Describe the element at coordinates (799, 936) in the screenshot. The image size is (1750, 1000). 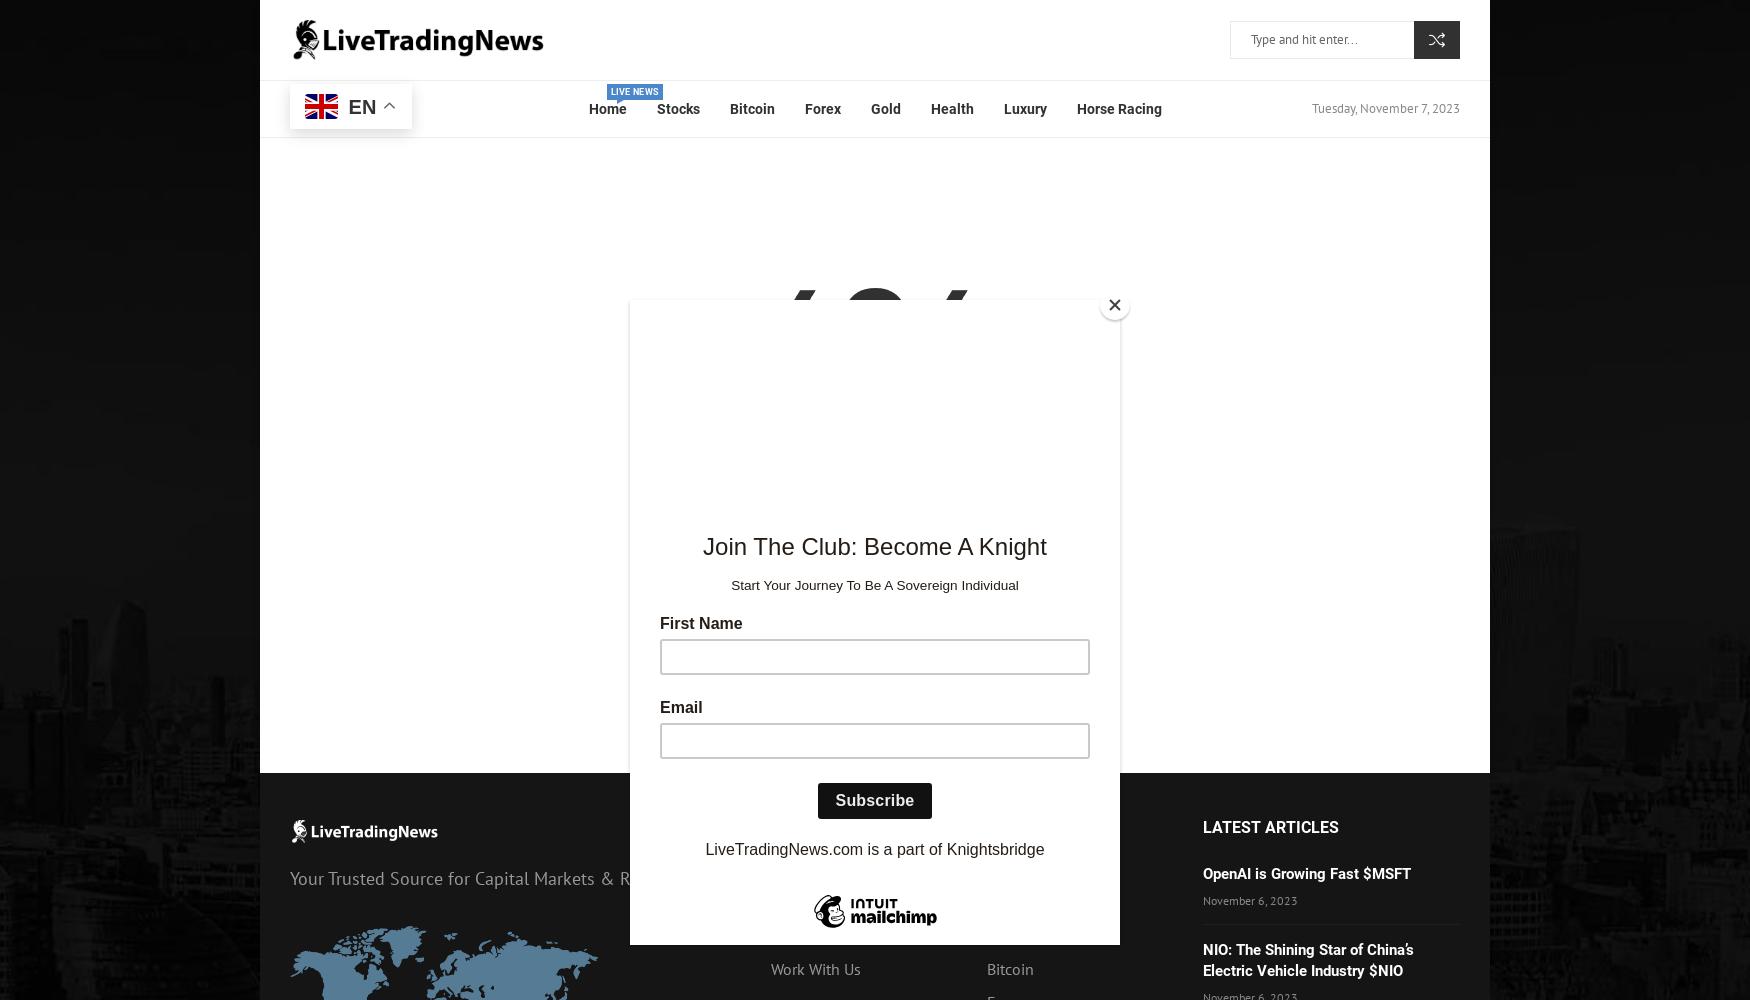
I see `'About Us'` at that location.